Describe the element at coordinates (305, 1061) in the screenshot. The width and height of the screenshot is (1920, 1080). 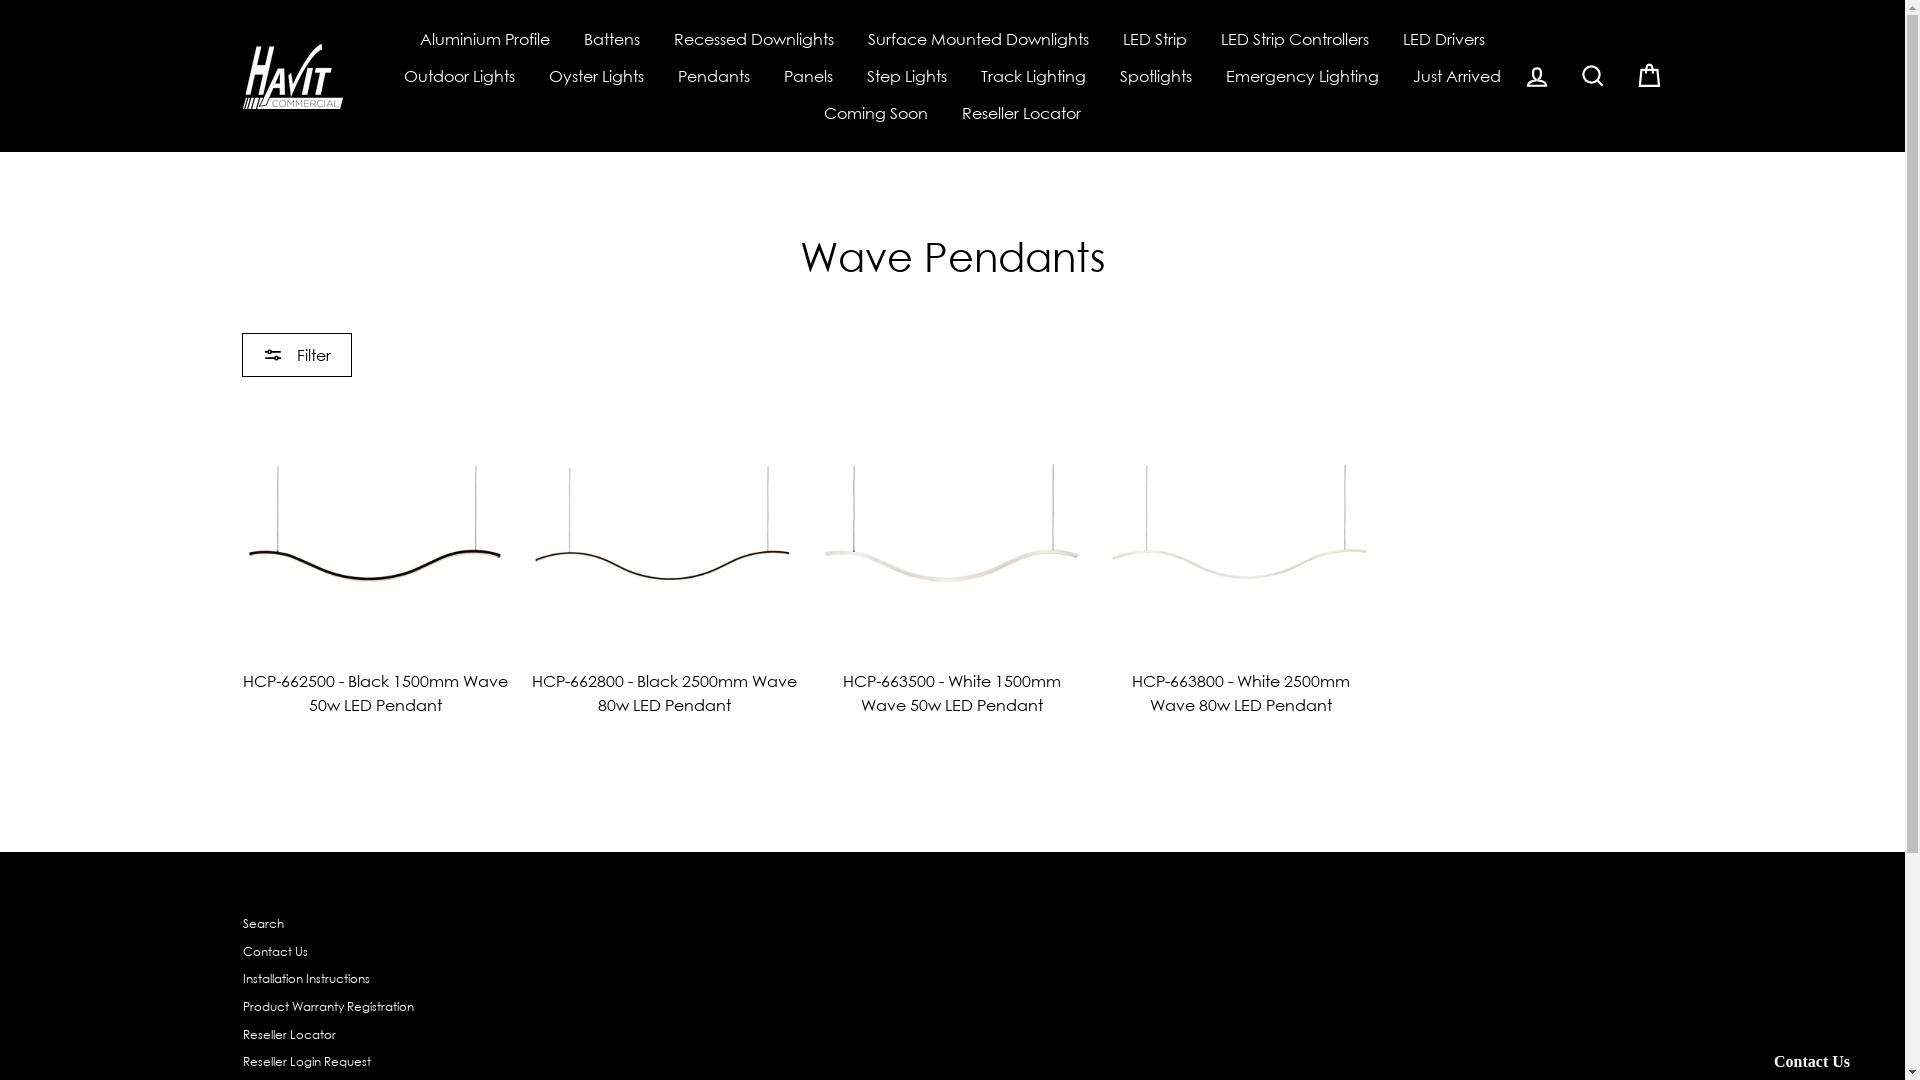
I see `'Reseller Login Request'` at that location.